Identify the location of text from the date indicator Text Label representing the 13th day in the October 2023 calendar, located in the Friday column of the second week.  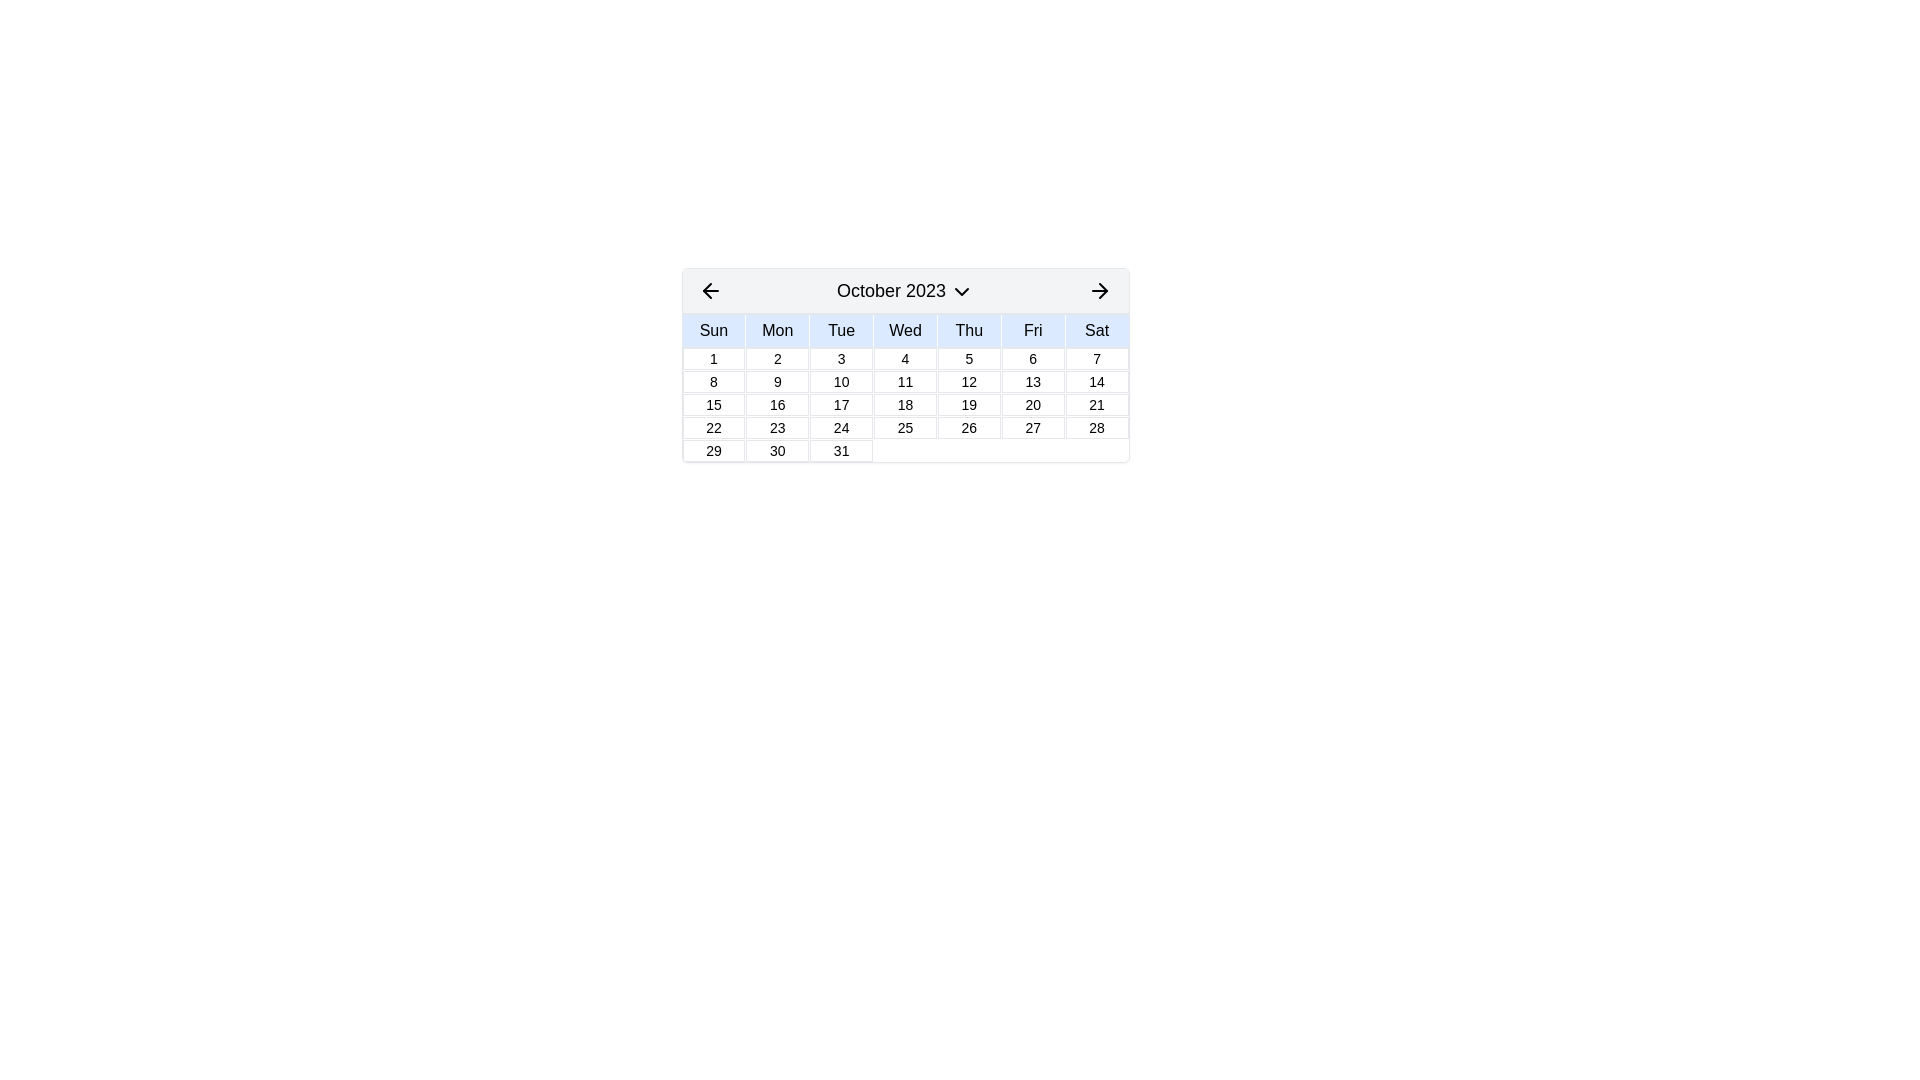
(1033, 381).